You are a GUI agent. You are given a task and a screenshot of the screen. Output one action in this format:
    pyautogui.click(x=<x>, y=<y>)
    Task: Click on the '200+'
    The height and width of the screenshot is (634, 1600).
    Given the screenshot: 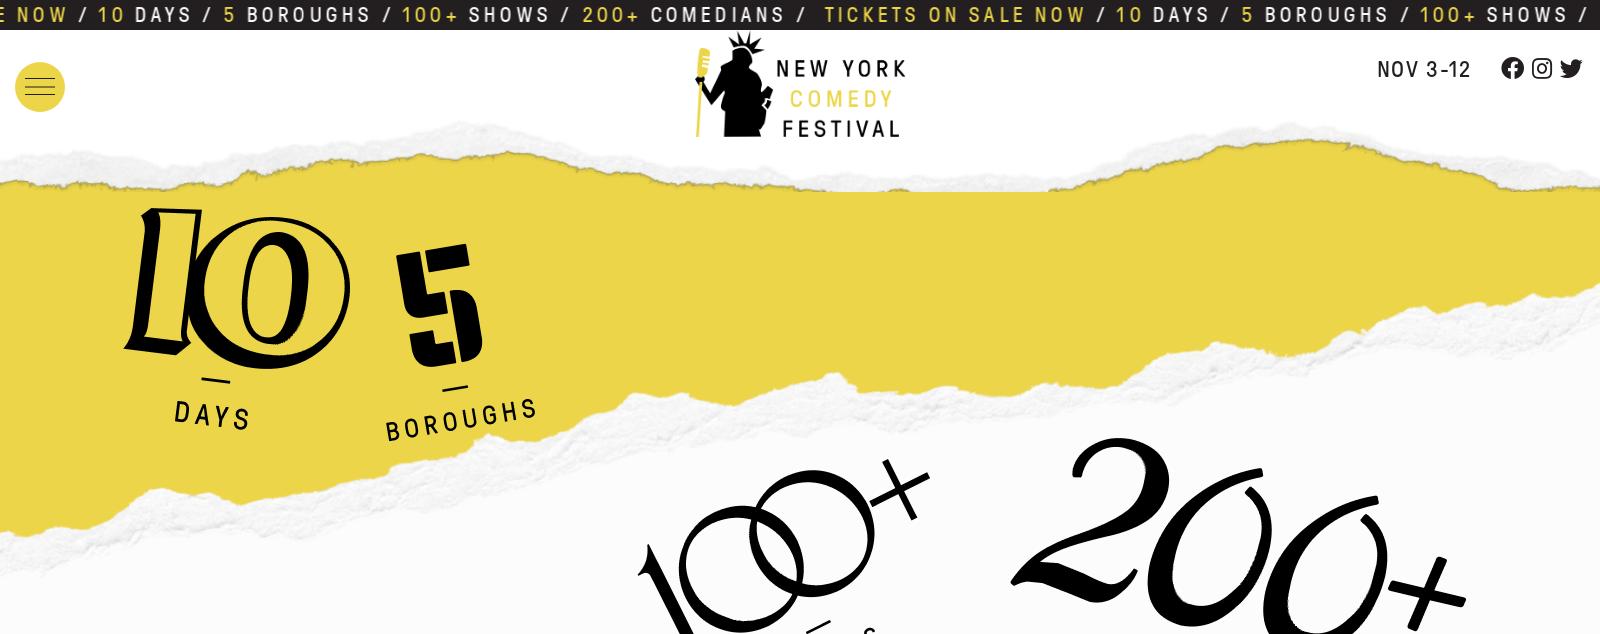 What is the action you would take?
    pyautogui.click(x=598, y=15)
    